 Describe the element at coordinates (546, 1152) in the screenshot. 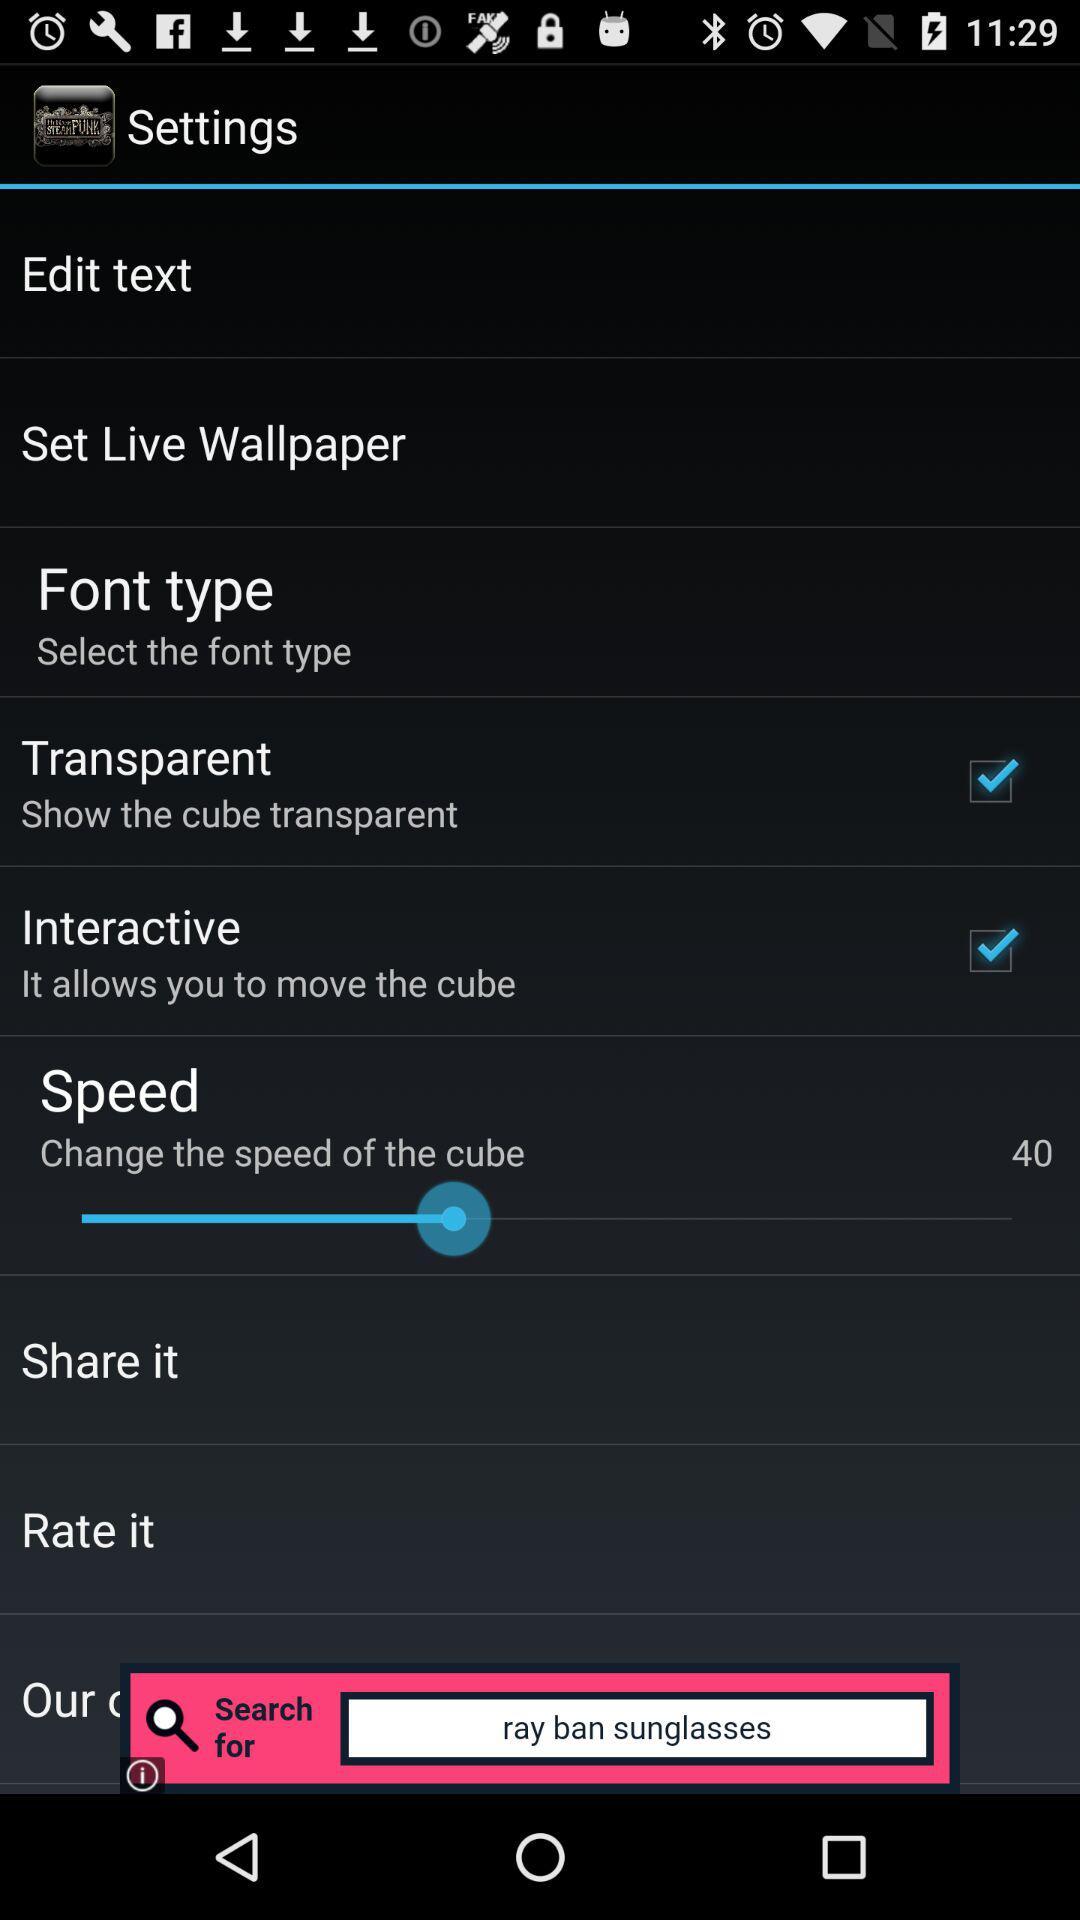

I see `icon below the speed` at that location.